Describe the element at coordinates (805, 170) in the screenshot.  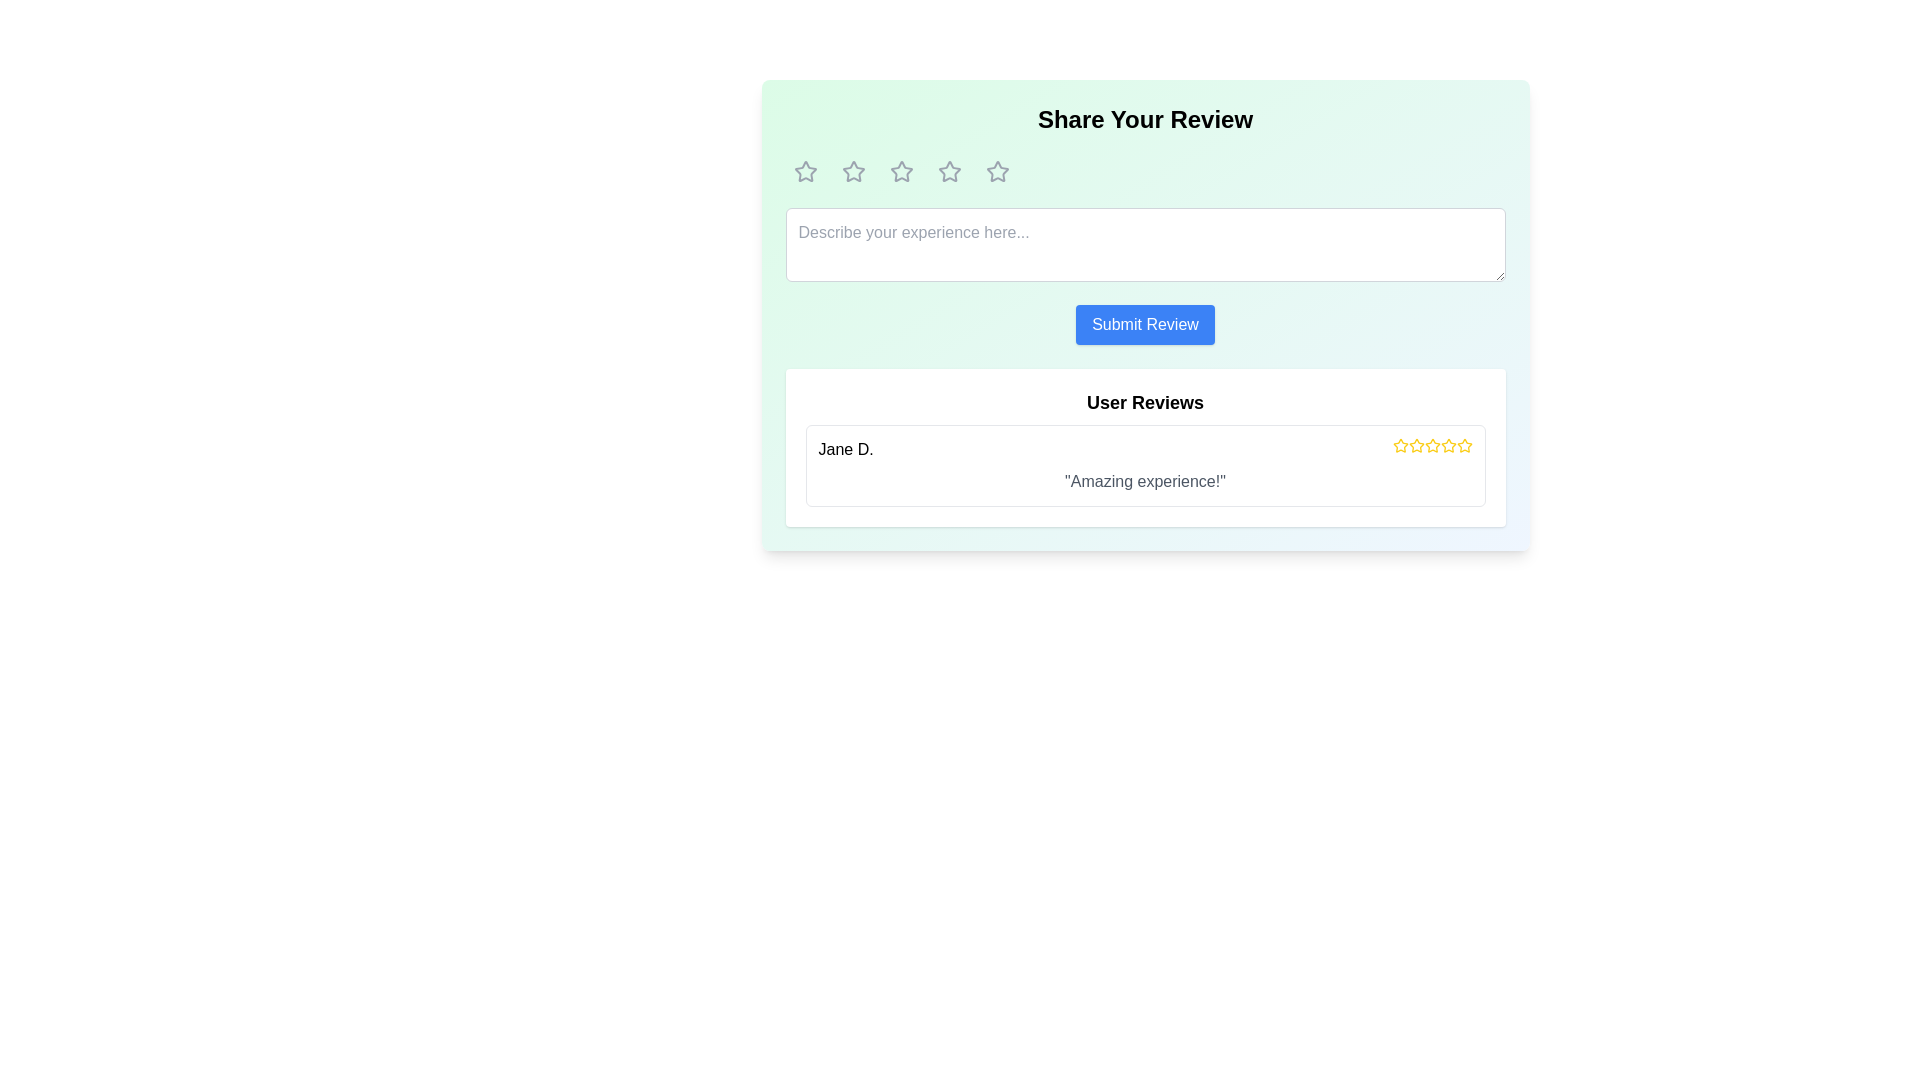
I see `the first star icon, which is a hollow gray star-shaped icon representing a selectable rating option` at that location.